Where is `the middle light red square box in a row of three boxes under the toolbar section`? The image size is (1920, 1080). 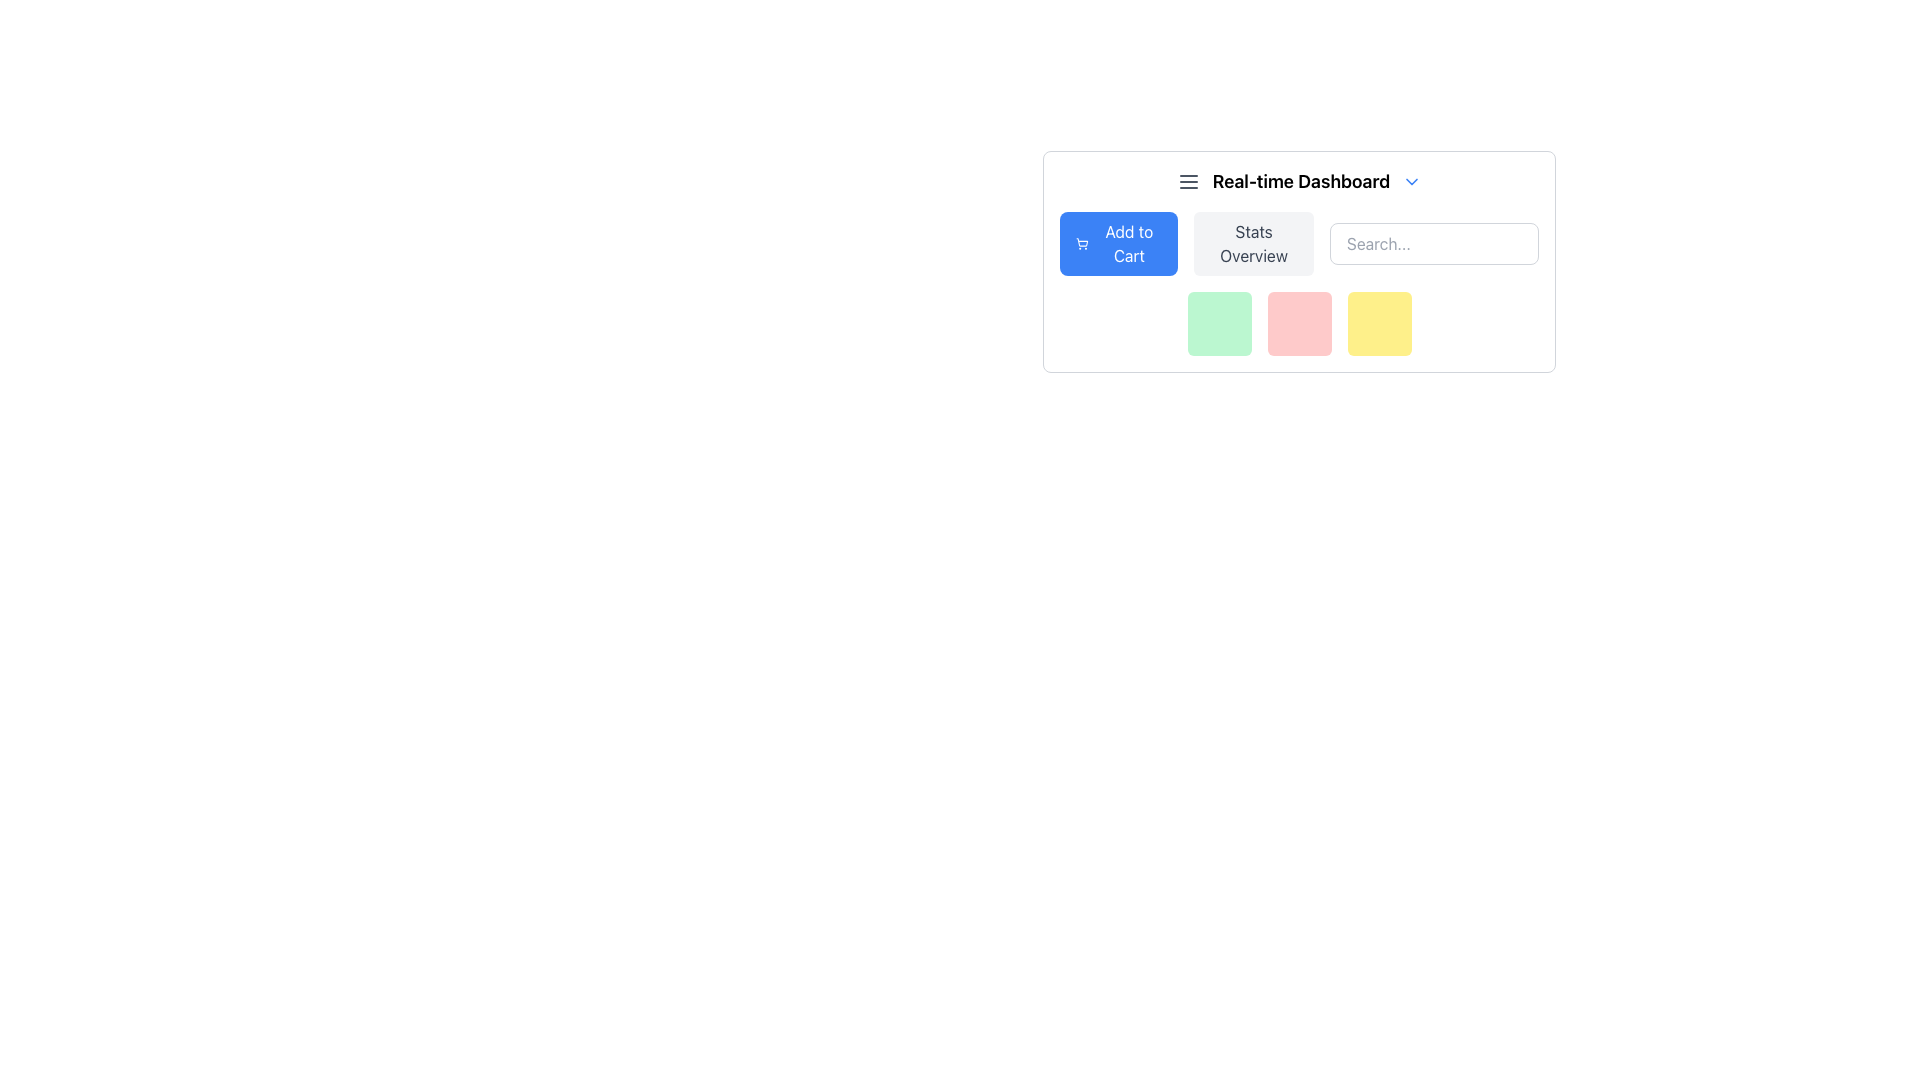 the middle light red square box in a row of three boxes under the toolbar section is located at coordinates (1299, 323).